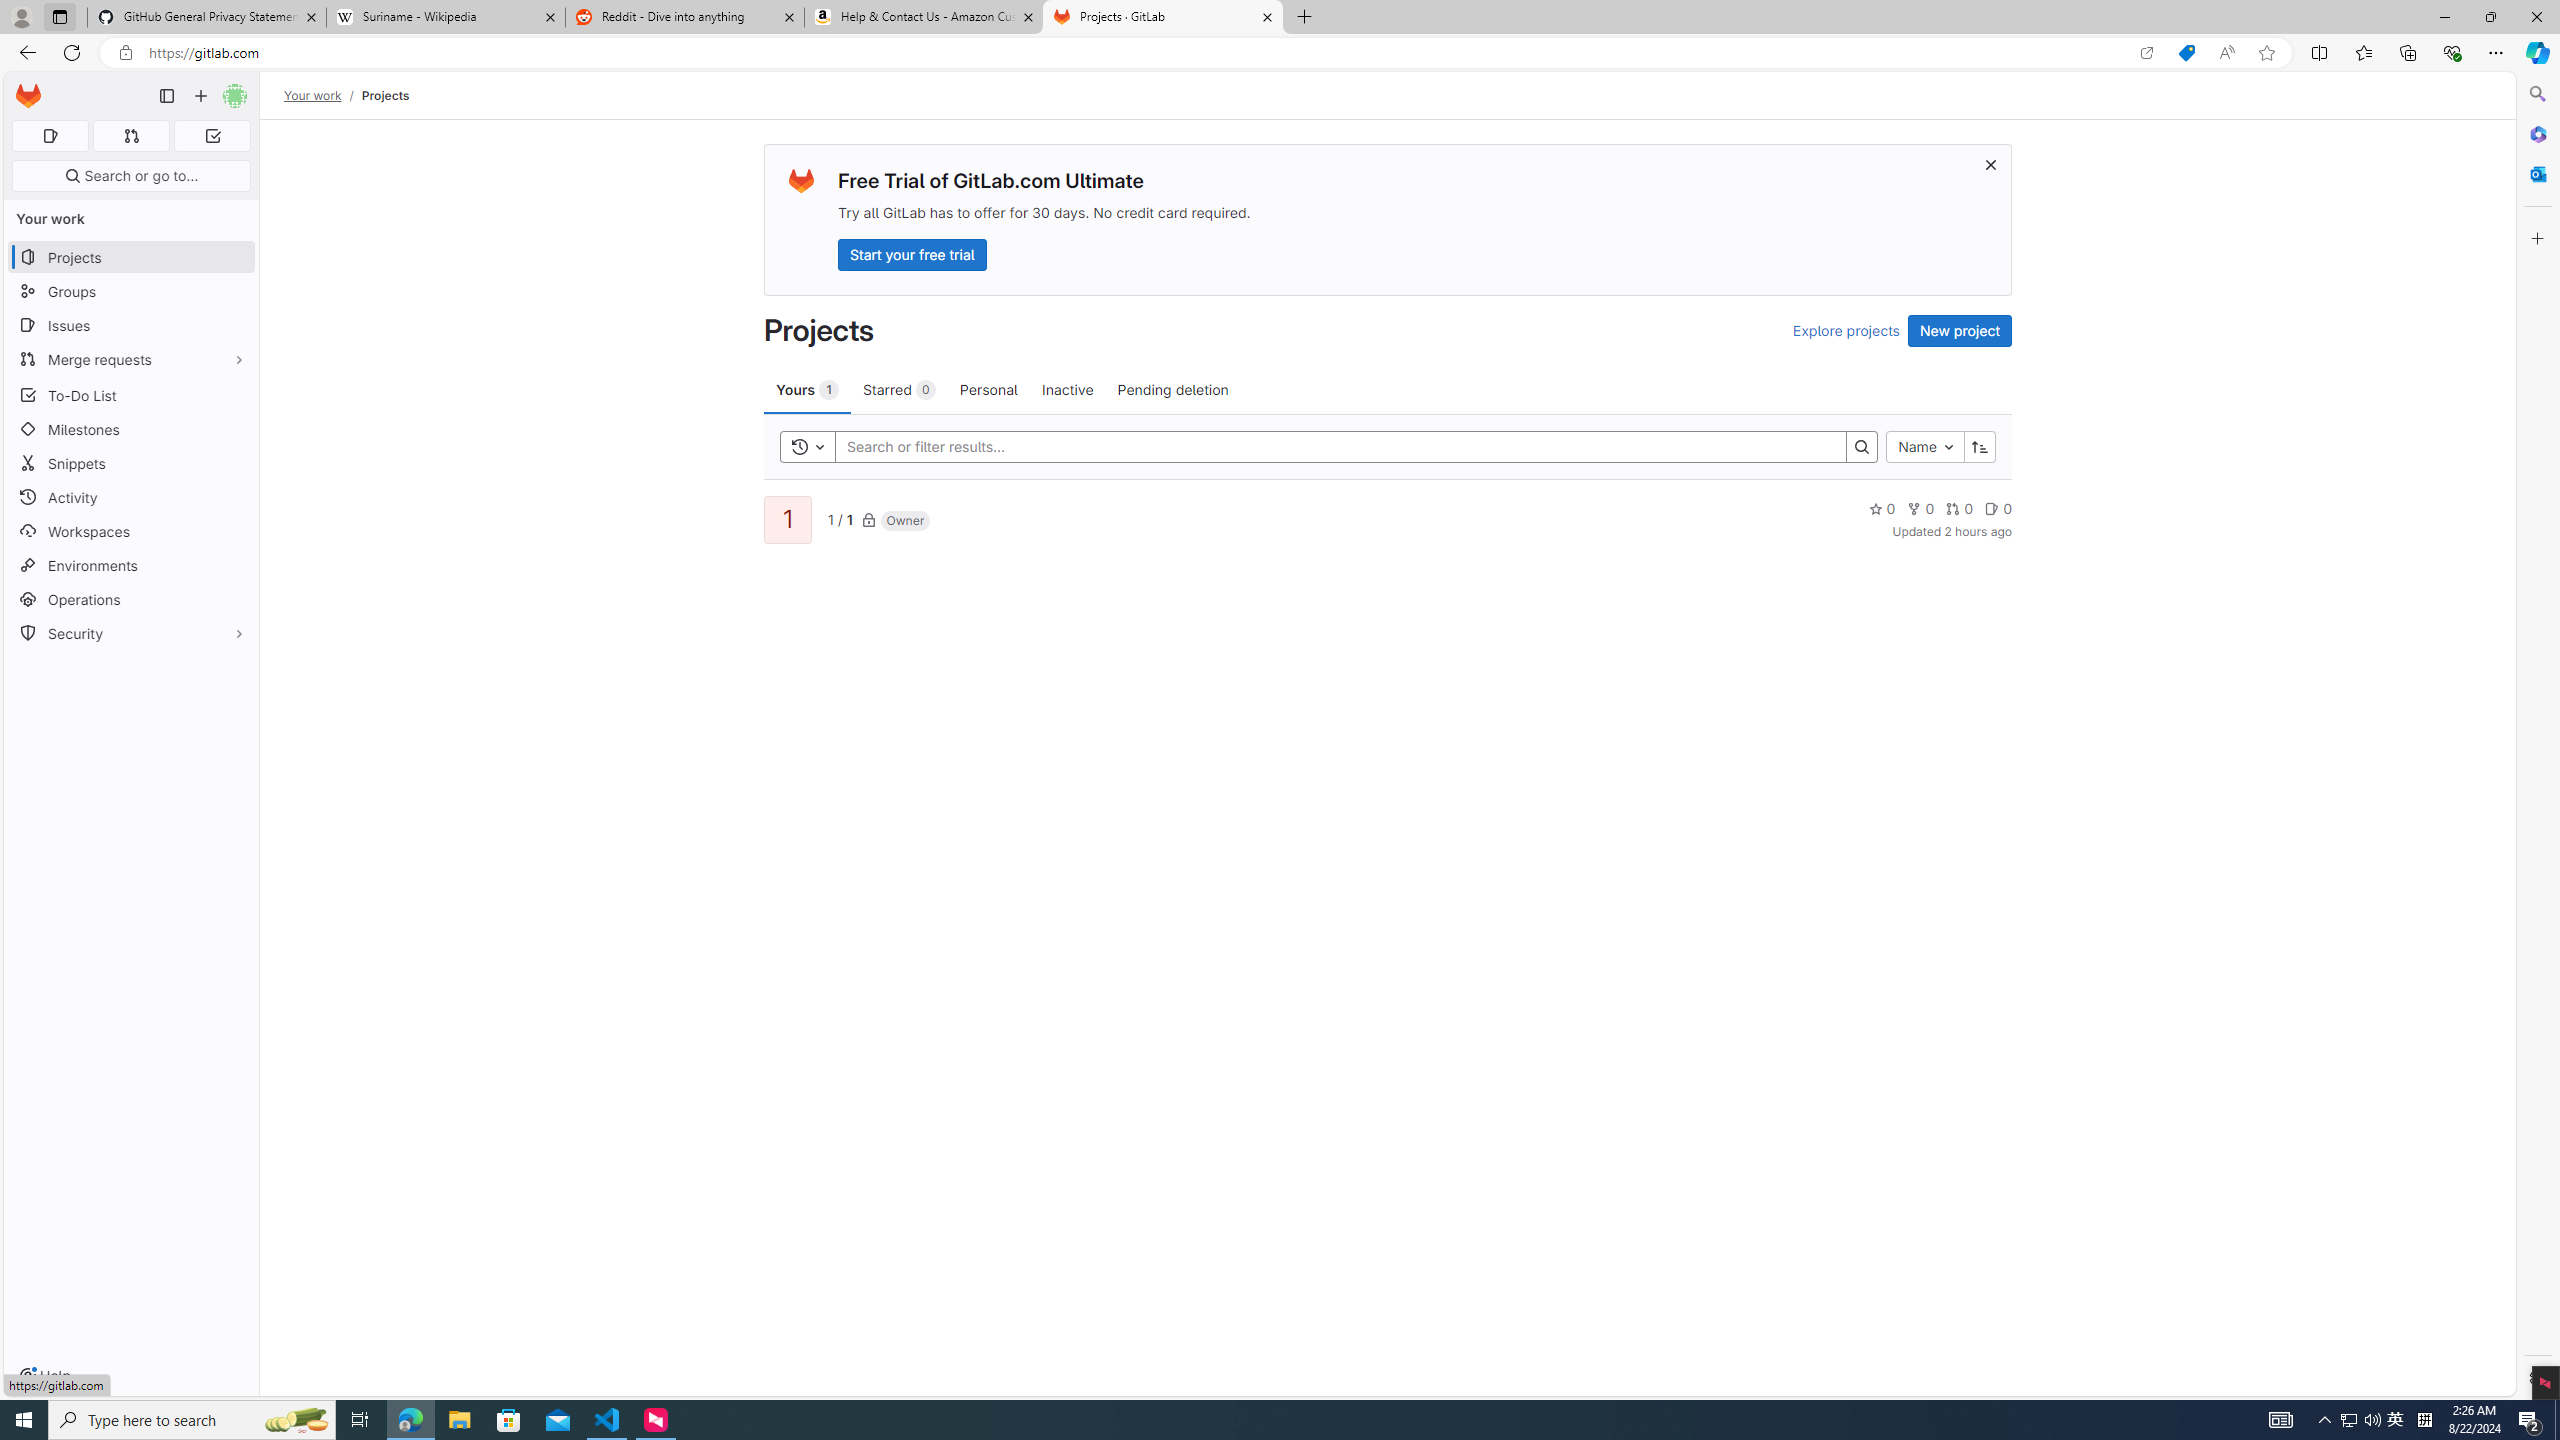  What do you see at coordinates (987, 388) in the screenshot?
I see `'Personal'` at bounding box center [987, 388].